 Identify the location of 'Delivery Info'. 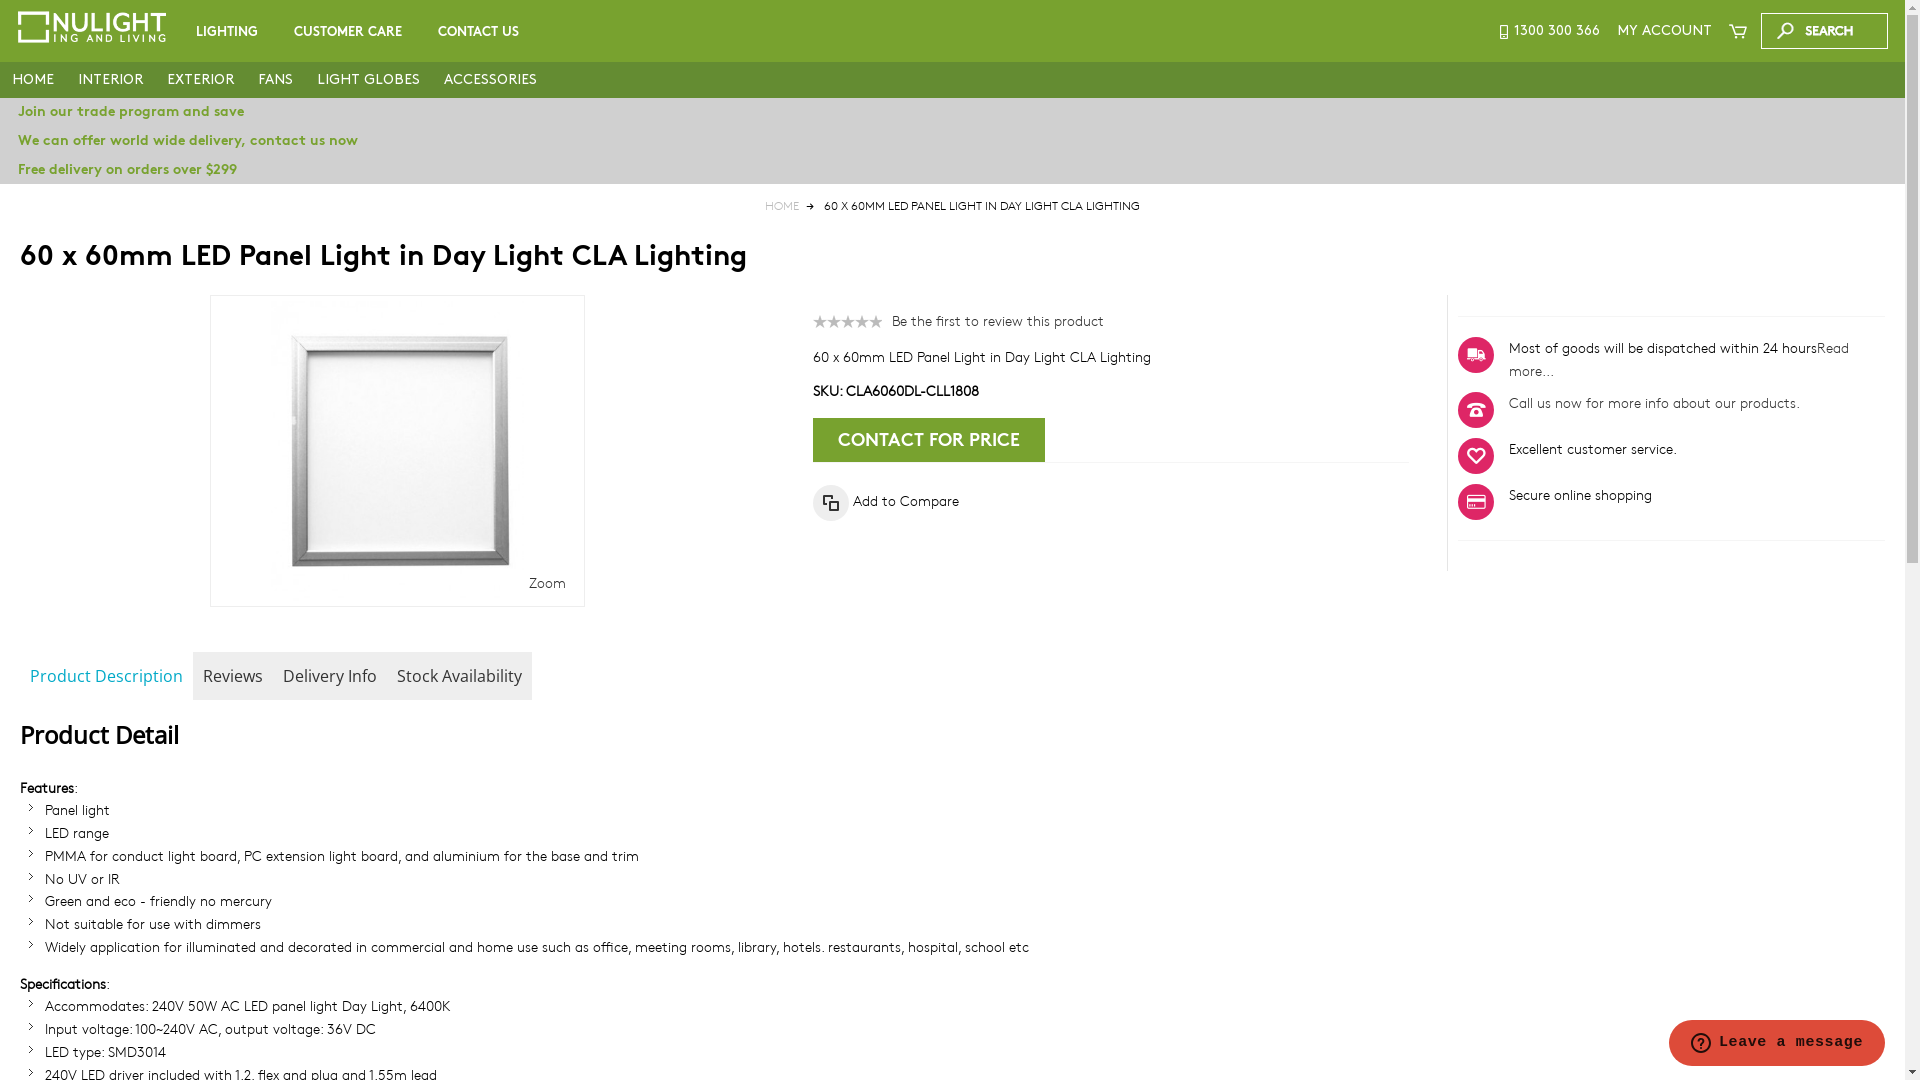
(330, 675).